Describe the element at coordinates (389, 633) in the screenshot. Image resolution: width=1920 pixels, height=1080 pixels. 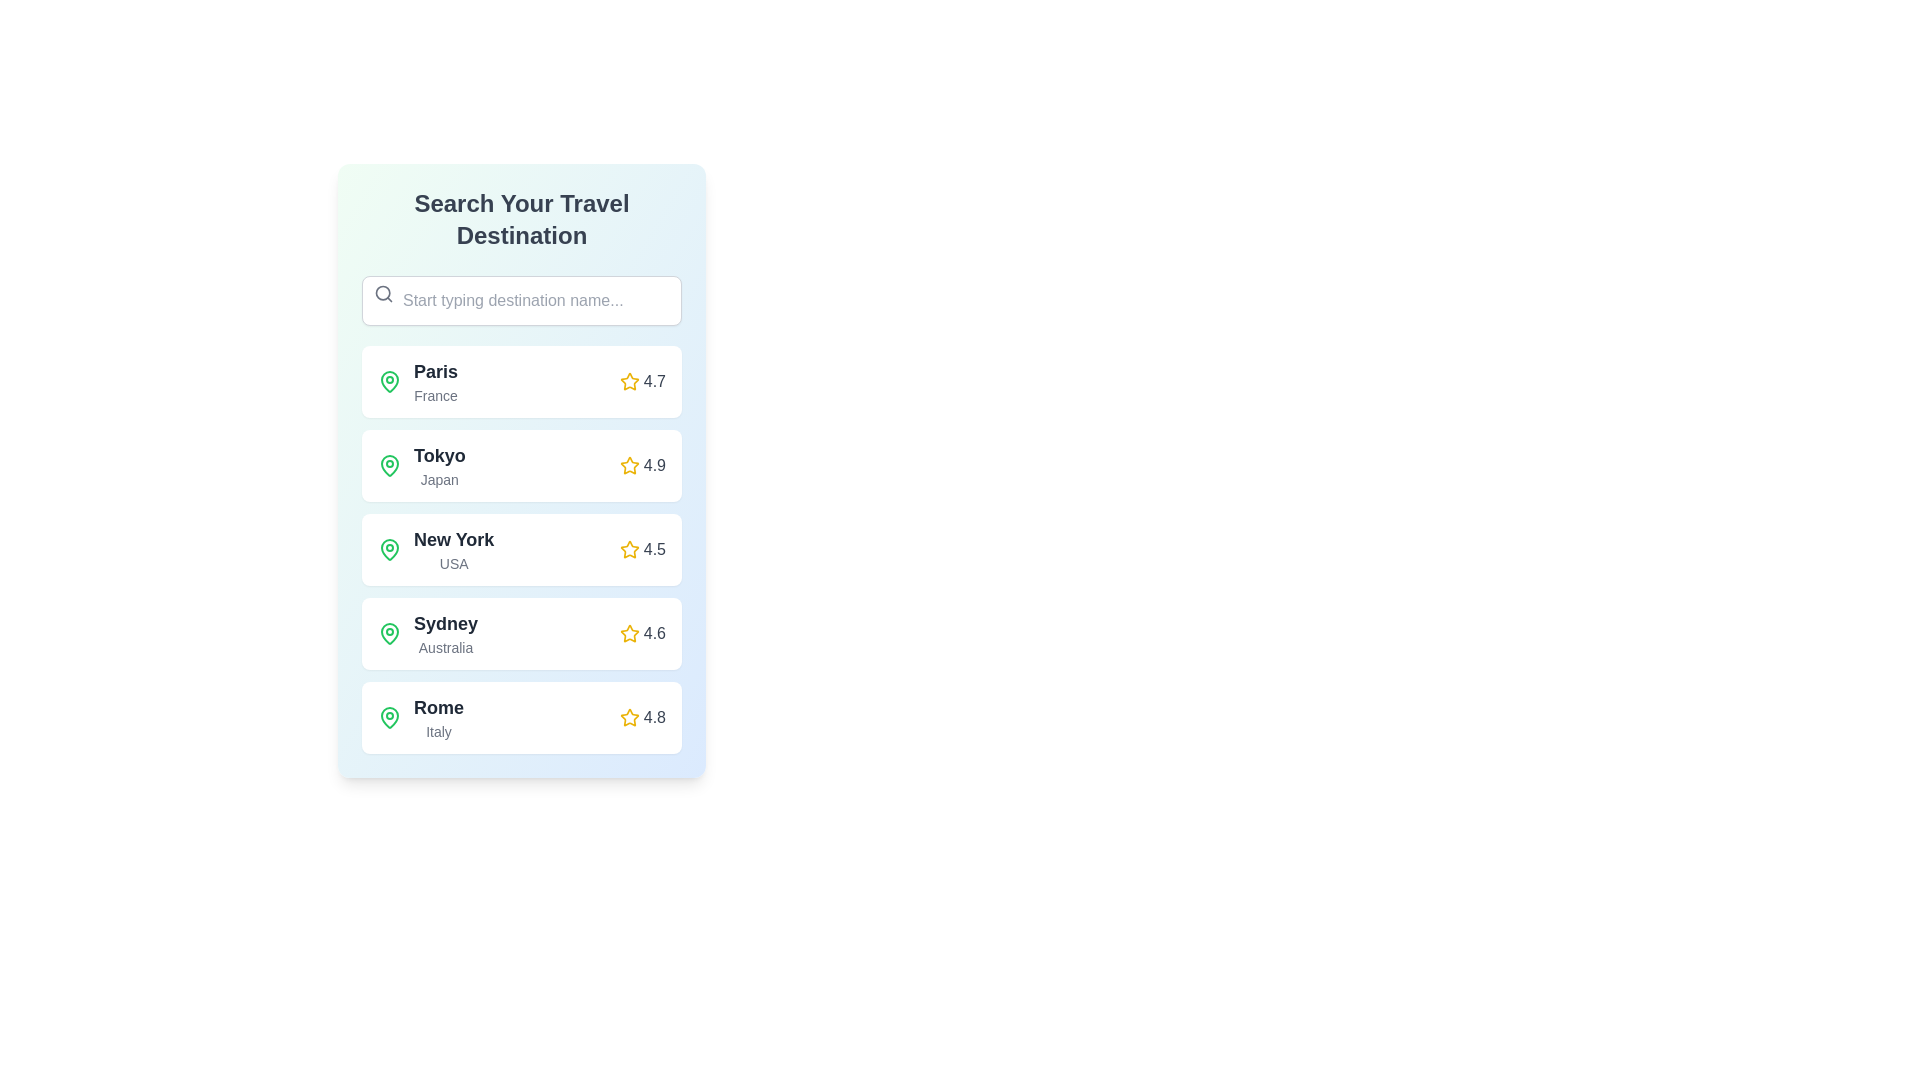
I see `the location marker icon that appears to the left of the text 'Sydney' and 'Australia' in the fourth row of the travel destinations listing panel` at that location.